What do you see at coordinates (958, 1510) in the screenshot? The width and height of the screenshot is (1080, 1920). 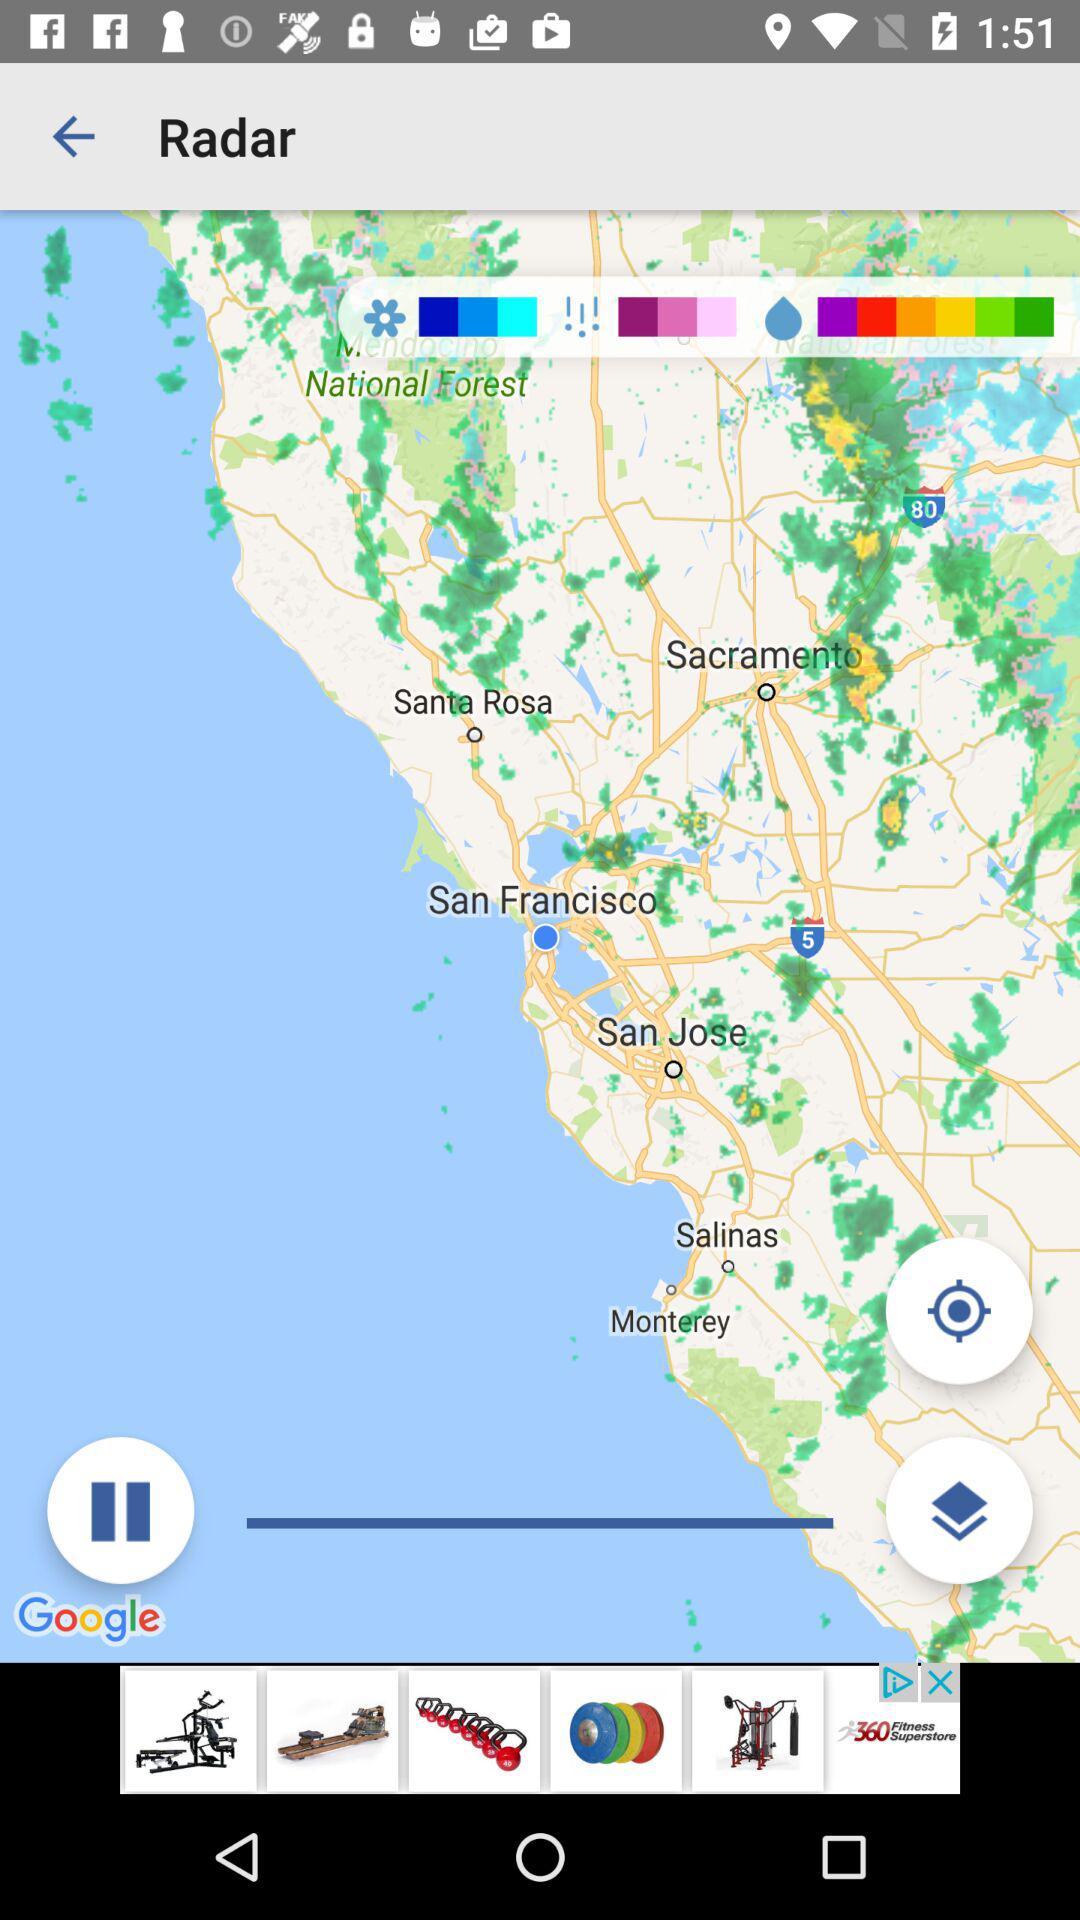 I see `show map` at bounding box center [958, 1510].